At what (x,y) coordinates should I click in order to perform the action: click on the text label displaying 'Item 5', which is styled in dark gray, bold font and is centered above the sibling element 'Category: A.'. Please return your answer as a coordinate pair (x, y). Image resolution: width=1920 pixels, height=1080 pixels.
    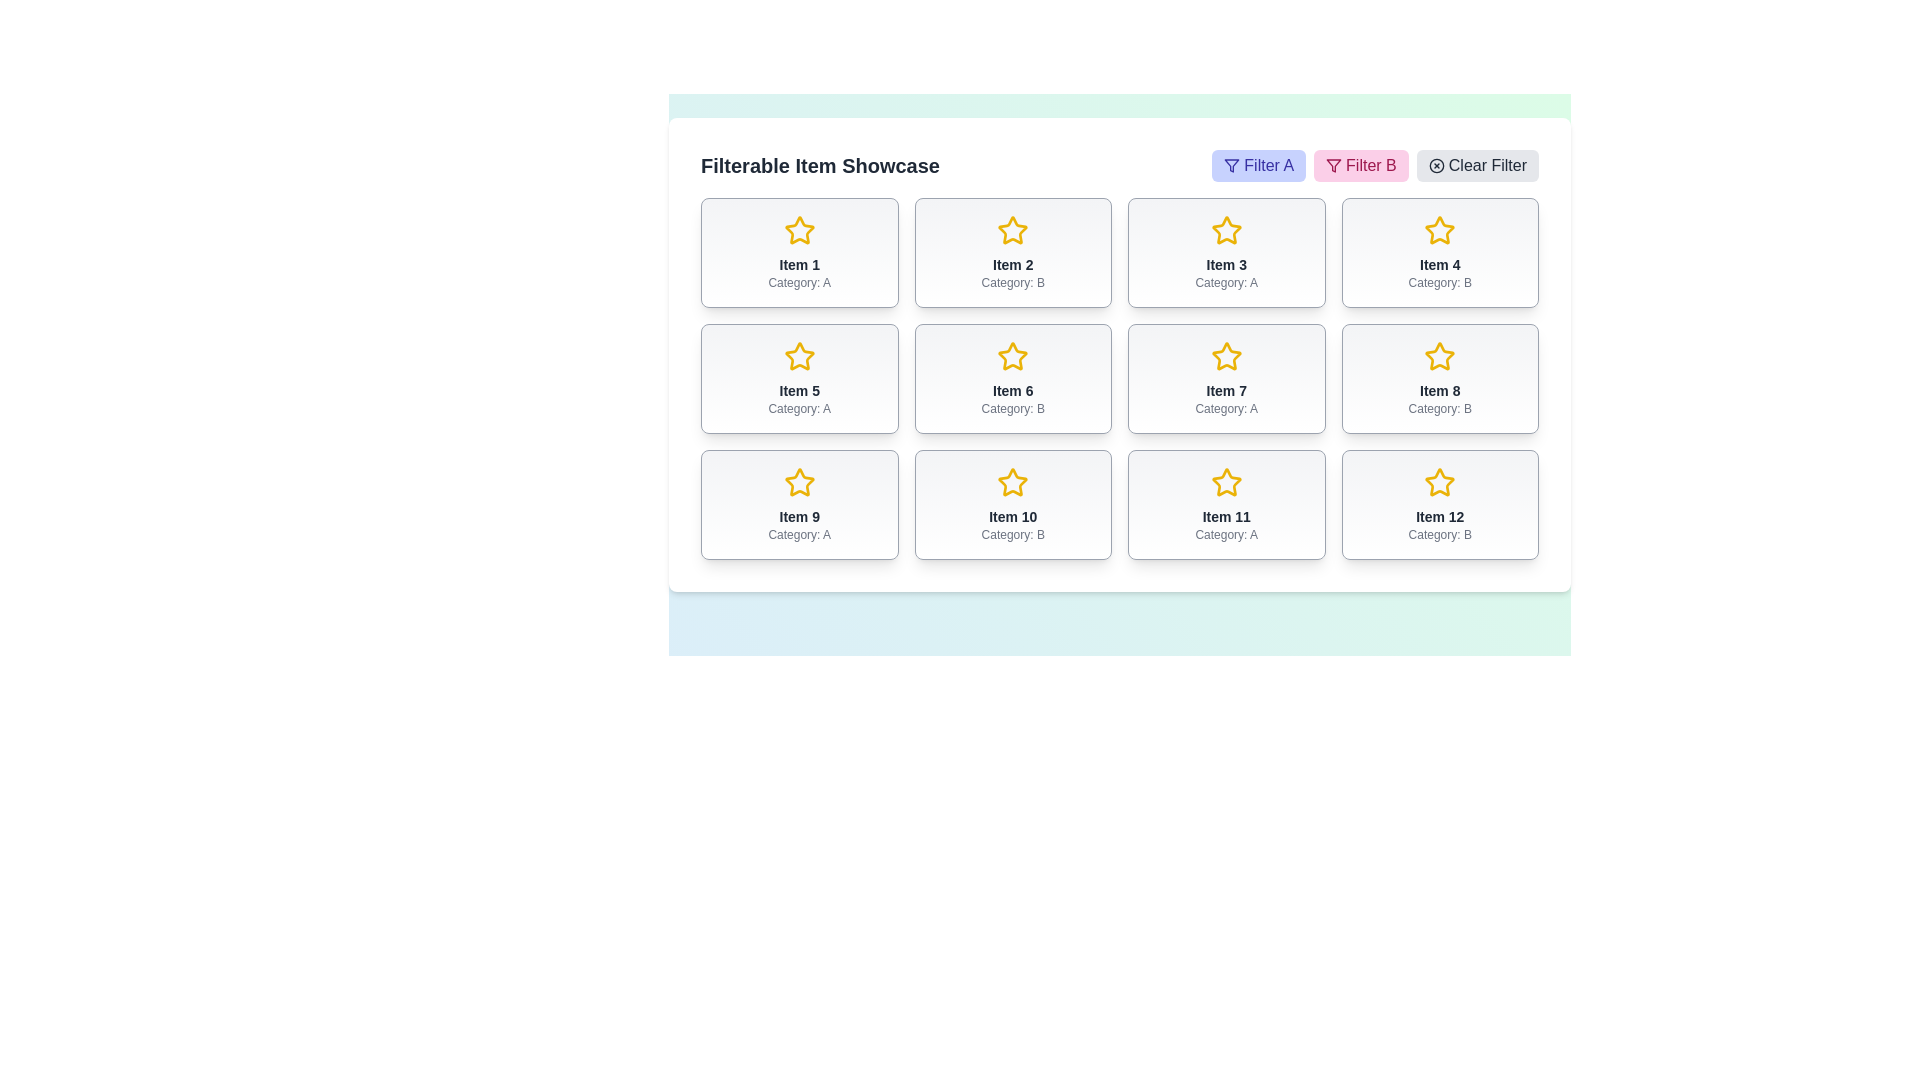
    Looking at the image, I should click on (798, 390).